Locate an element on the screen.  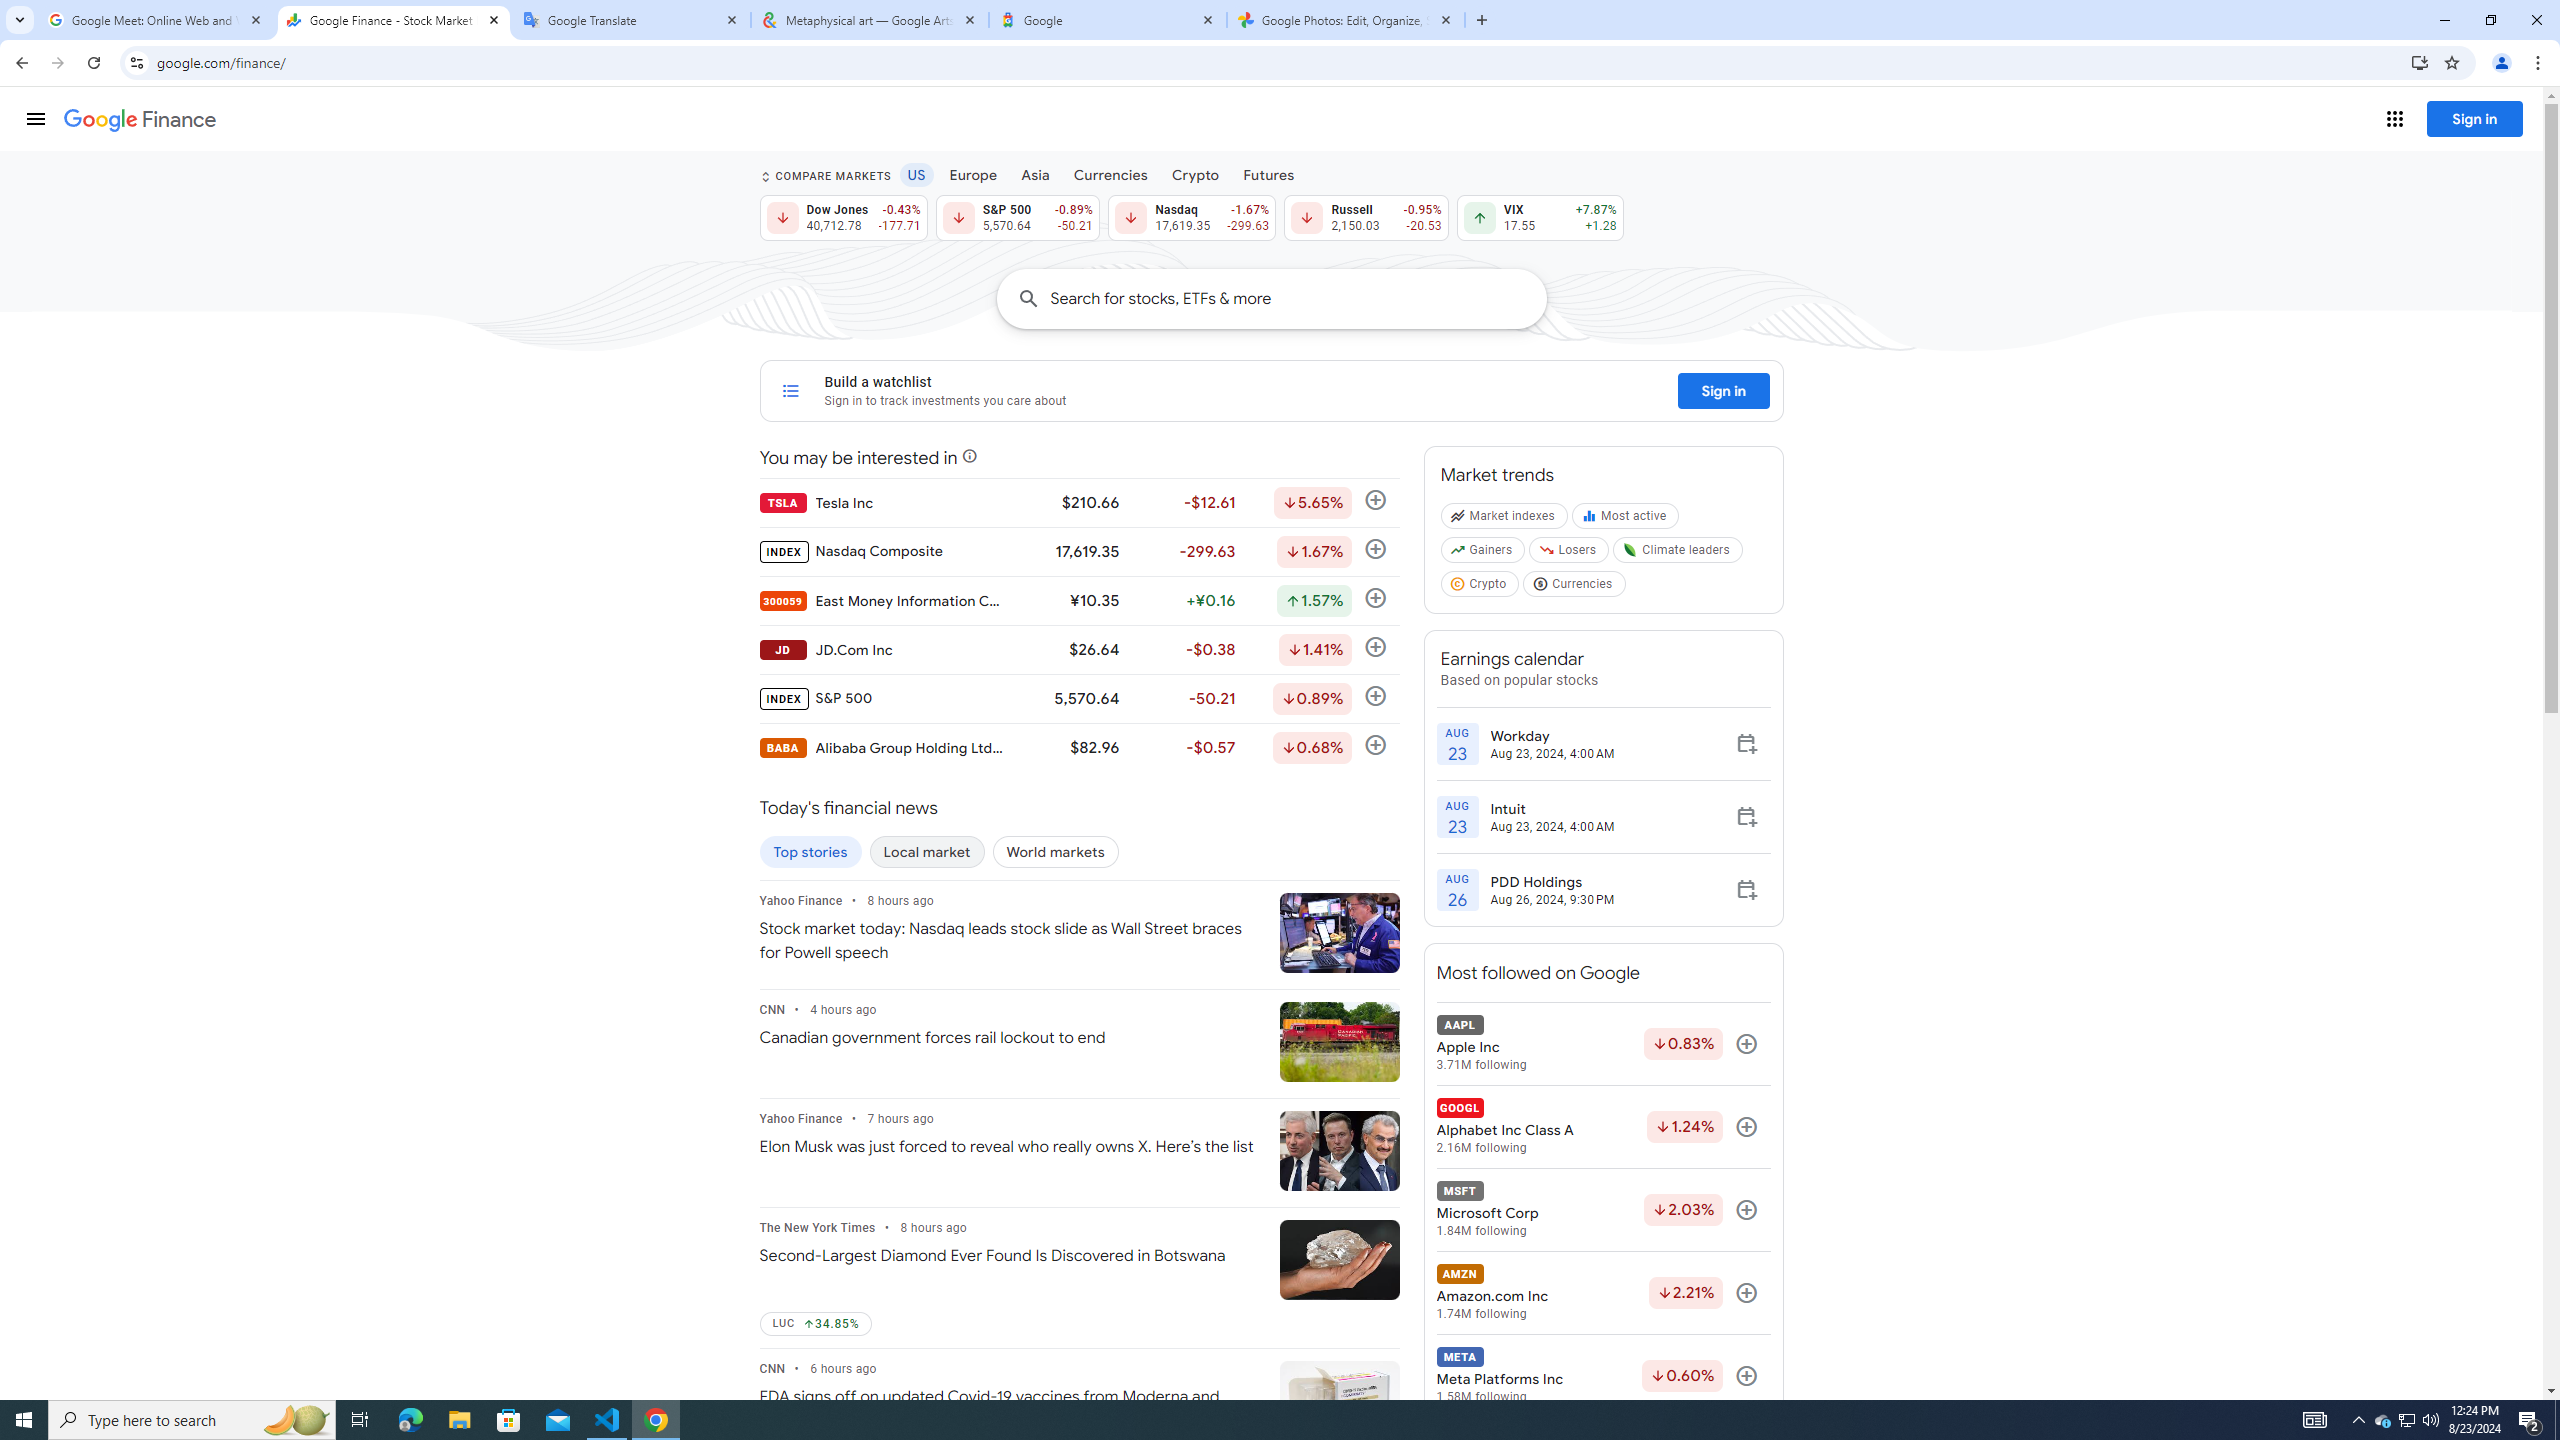
'Install Google Finance' is located at coordinates (2420, 61).